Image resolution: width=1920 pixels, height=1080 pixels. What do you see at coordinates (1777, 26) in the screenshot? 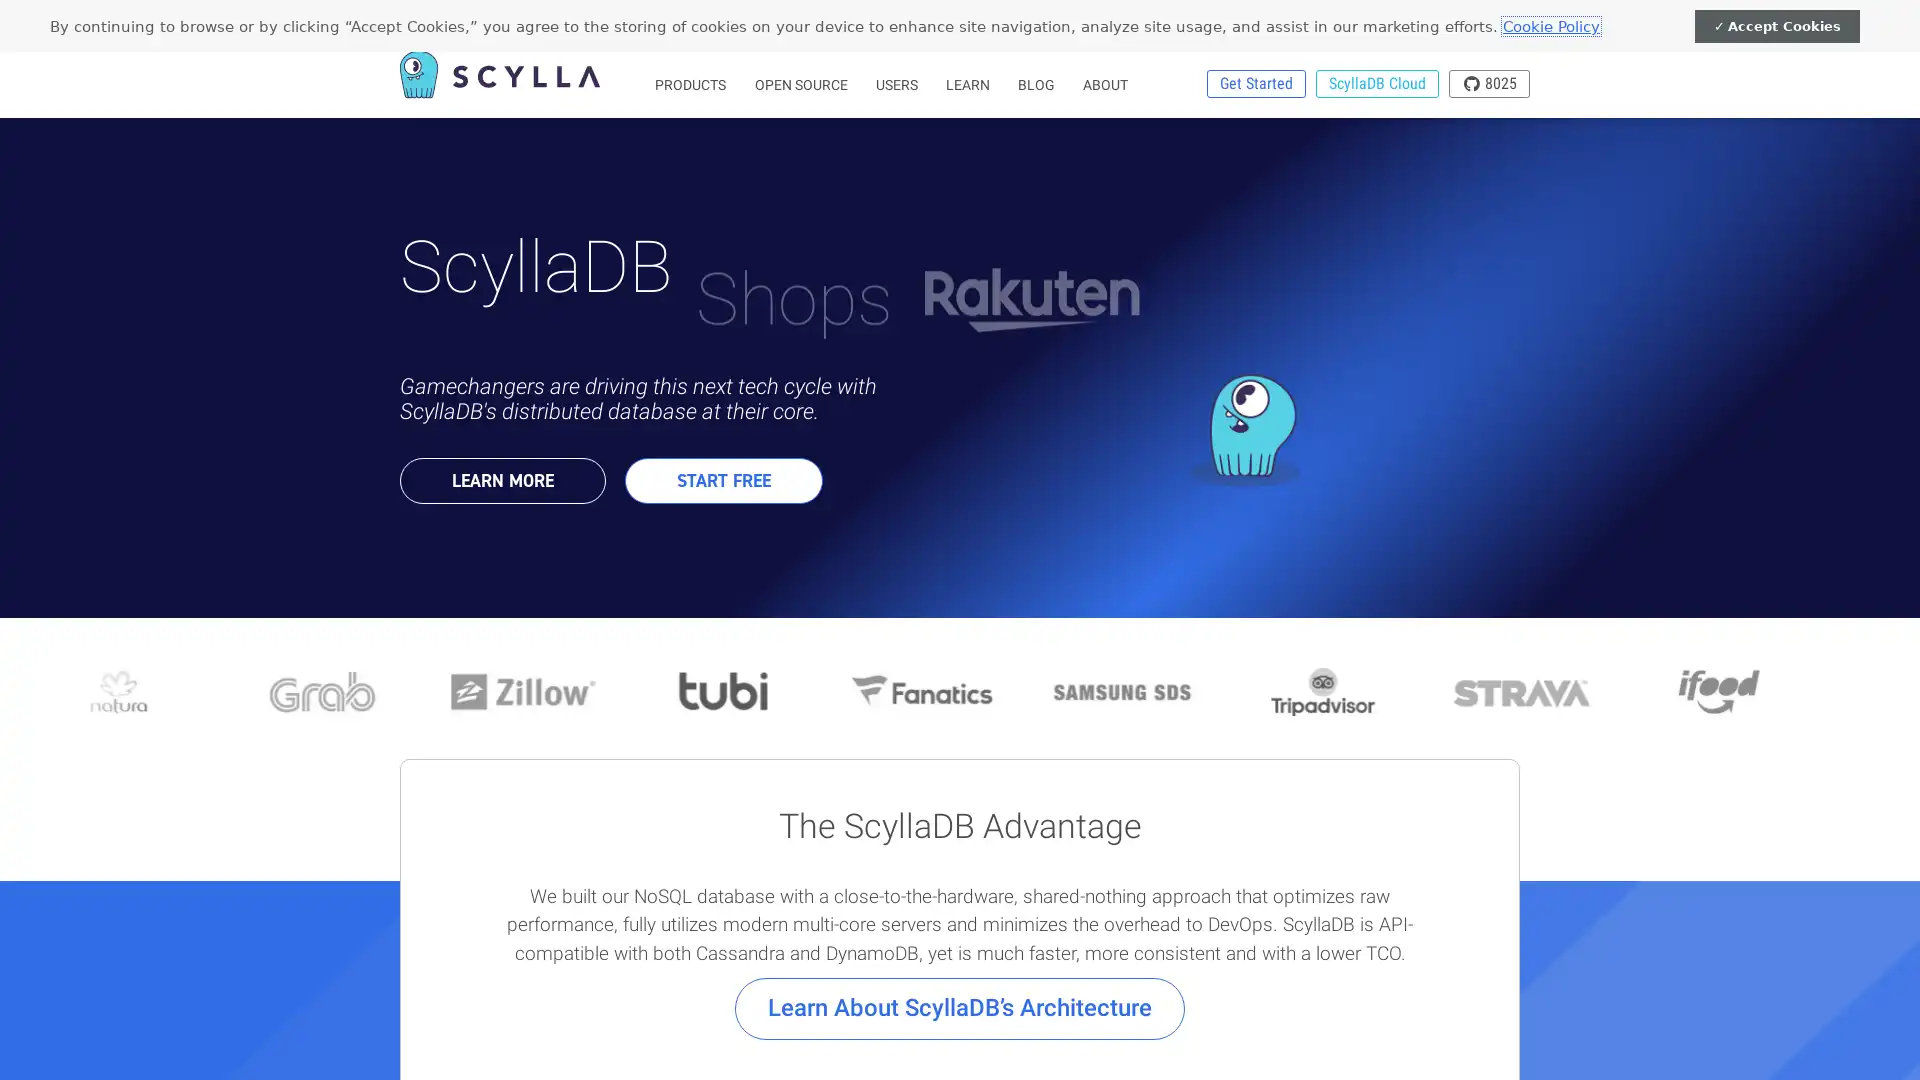
I see `Accept Cookies` at bounding box center [1777, 26].